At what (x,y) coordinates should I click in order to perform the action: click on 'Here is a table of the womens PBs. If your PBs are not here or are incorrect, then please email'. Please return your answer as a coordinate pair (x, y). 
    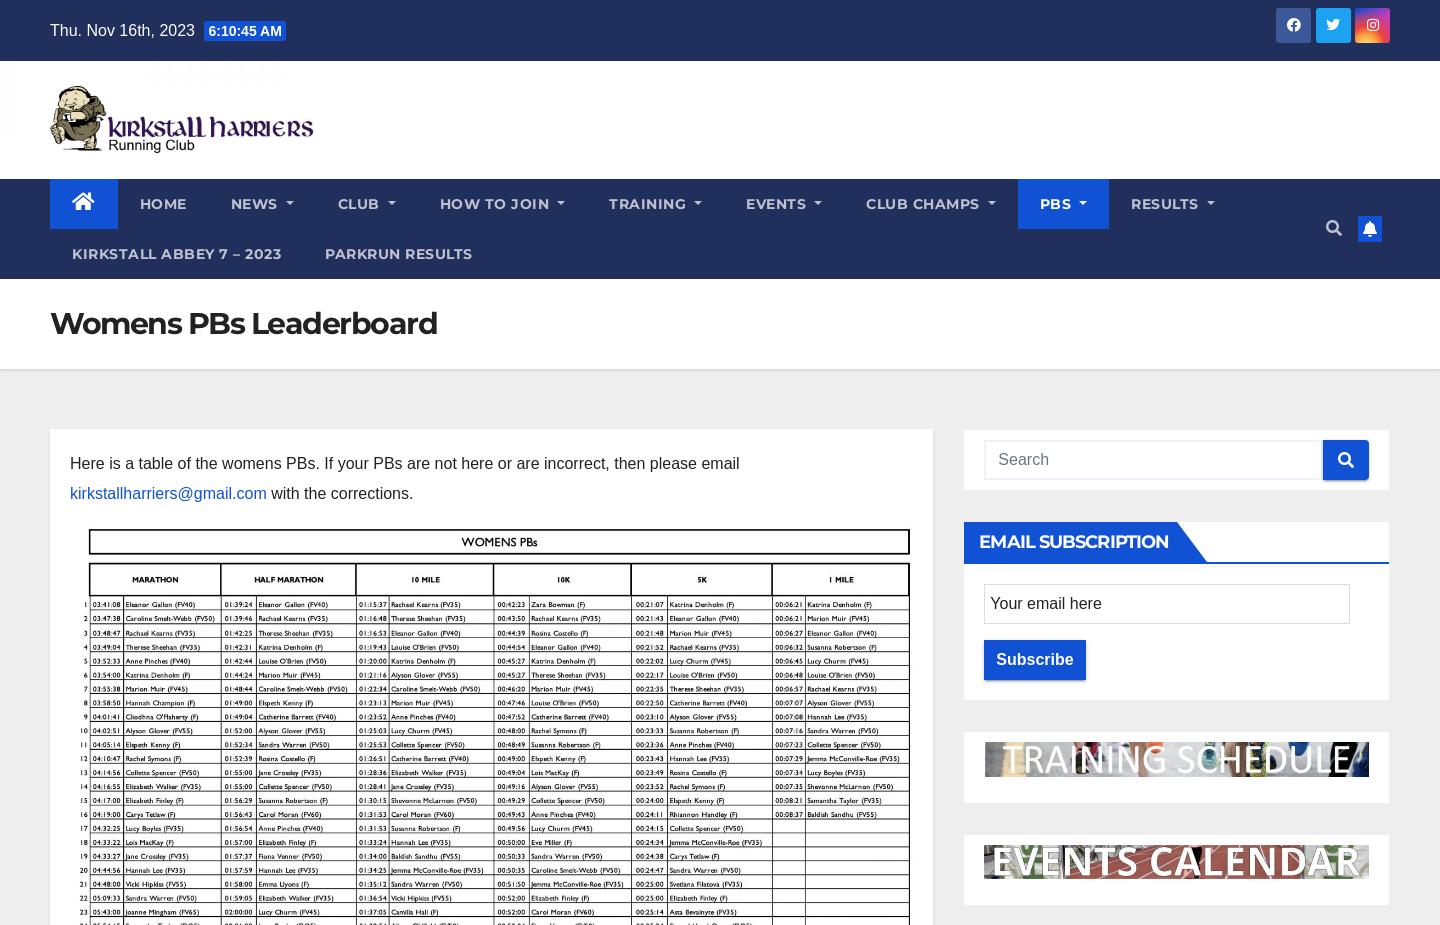
    Looking at the image, I should click on (403, 462).